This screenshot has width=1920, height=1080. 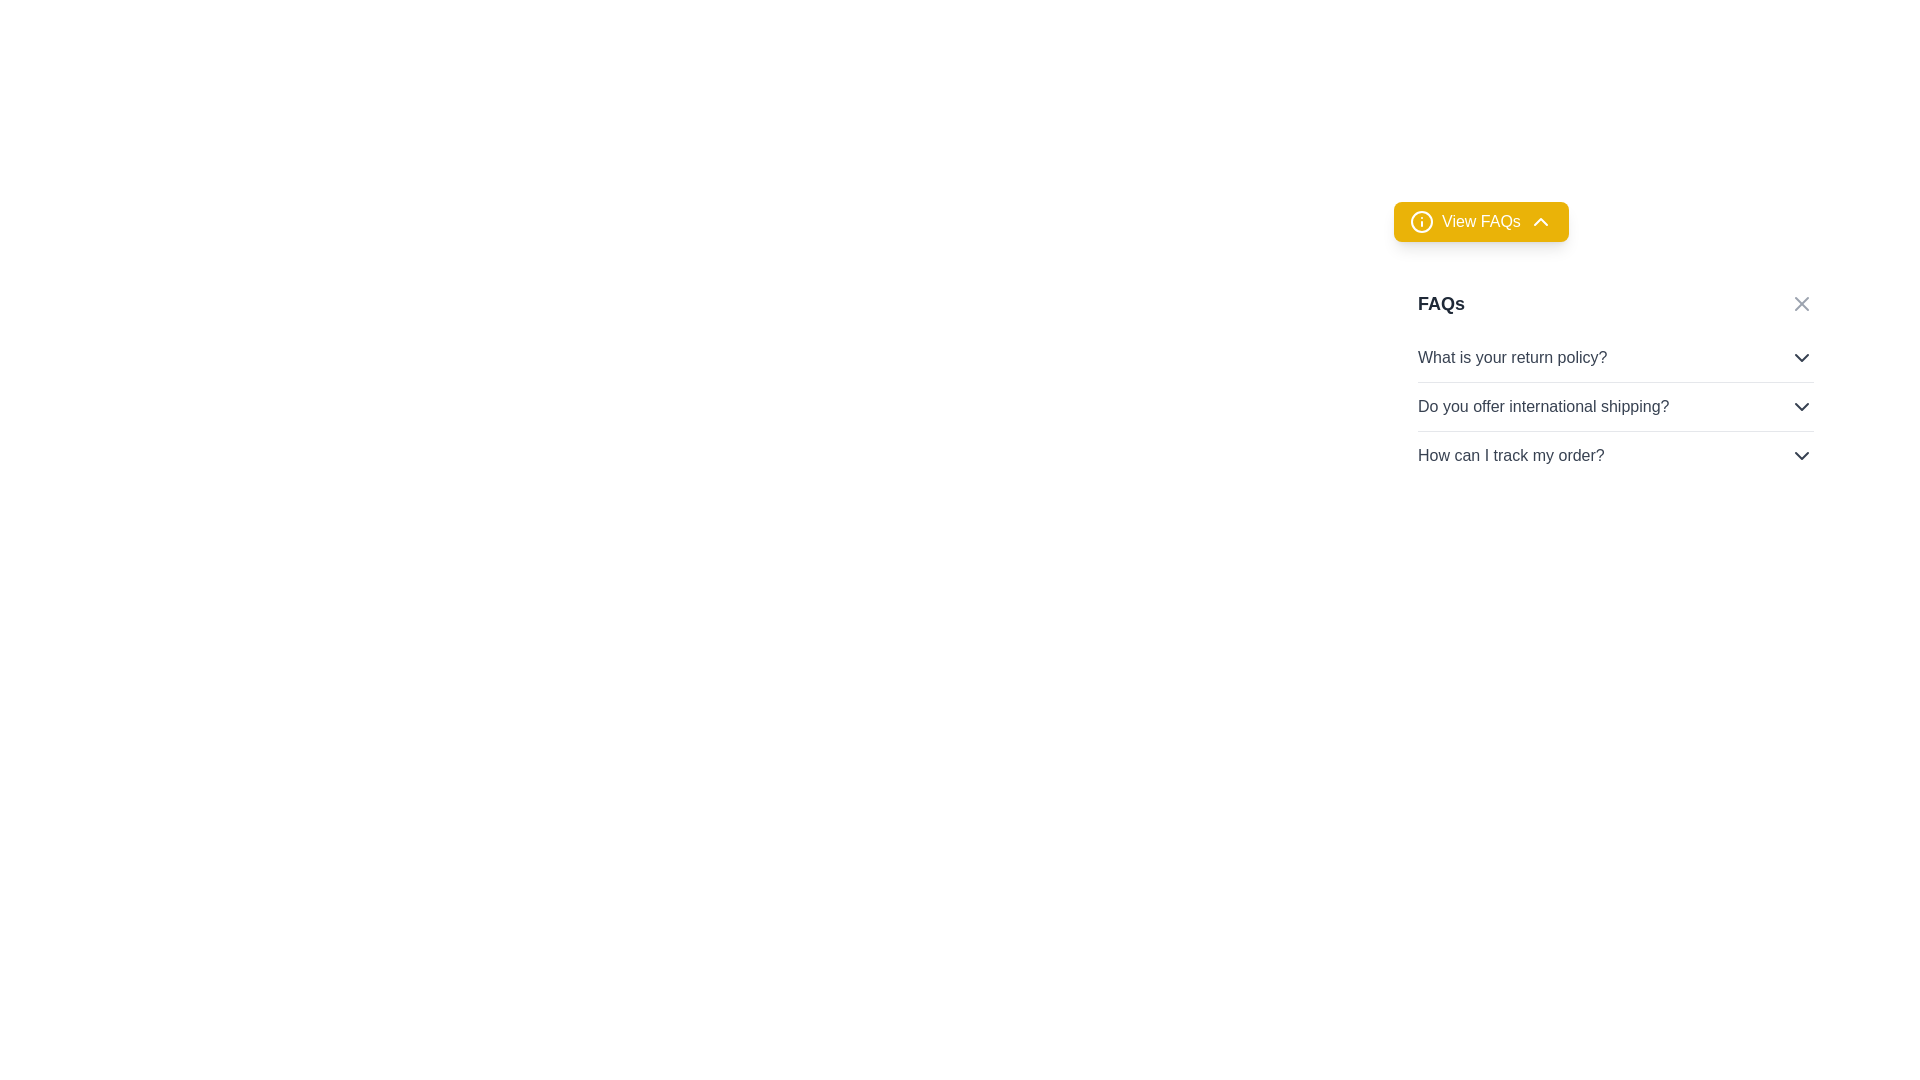 What do you see at coordinates (1616, 405) in the screenshot?
I see `the Dropdown trigger for the FAQ item displaying the query 'Do you offer international shipping?'` at bounding box center [1616, 405].